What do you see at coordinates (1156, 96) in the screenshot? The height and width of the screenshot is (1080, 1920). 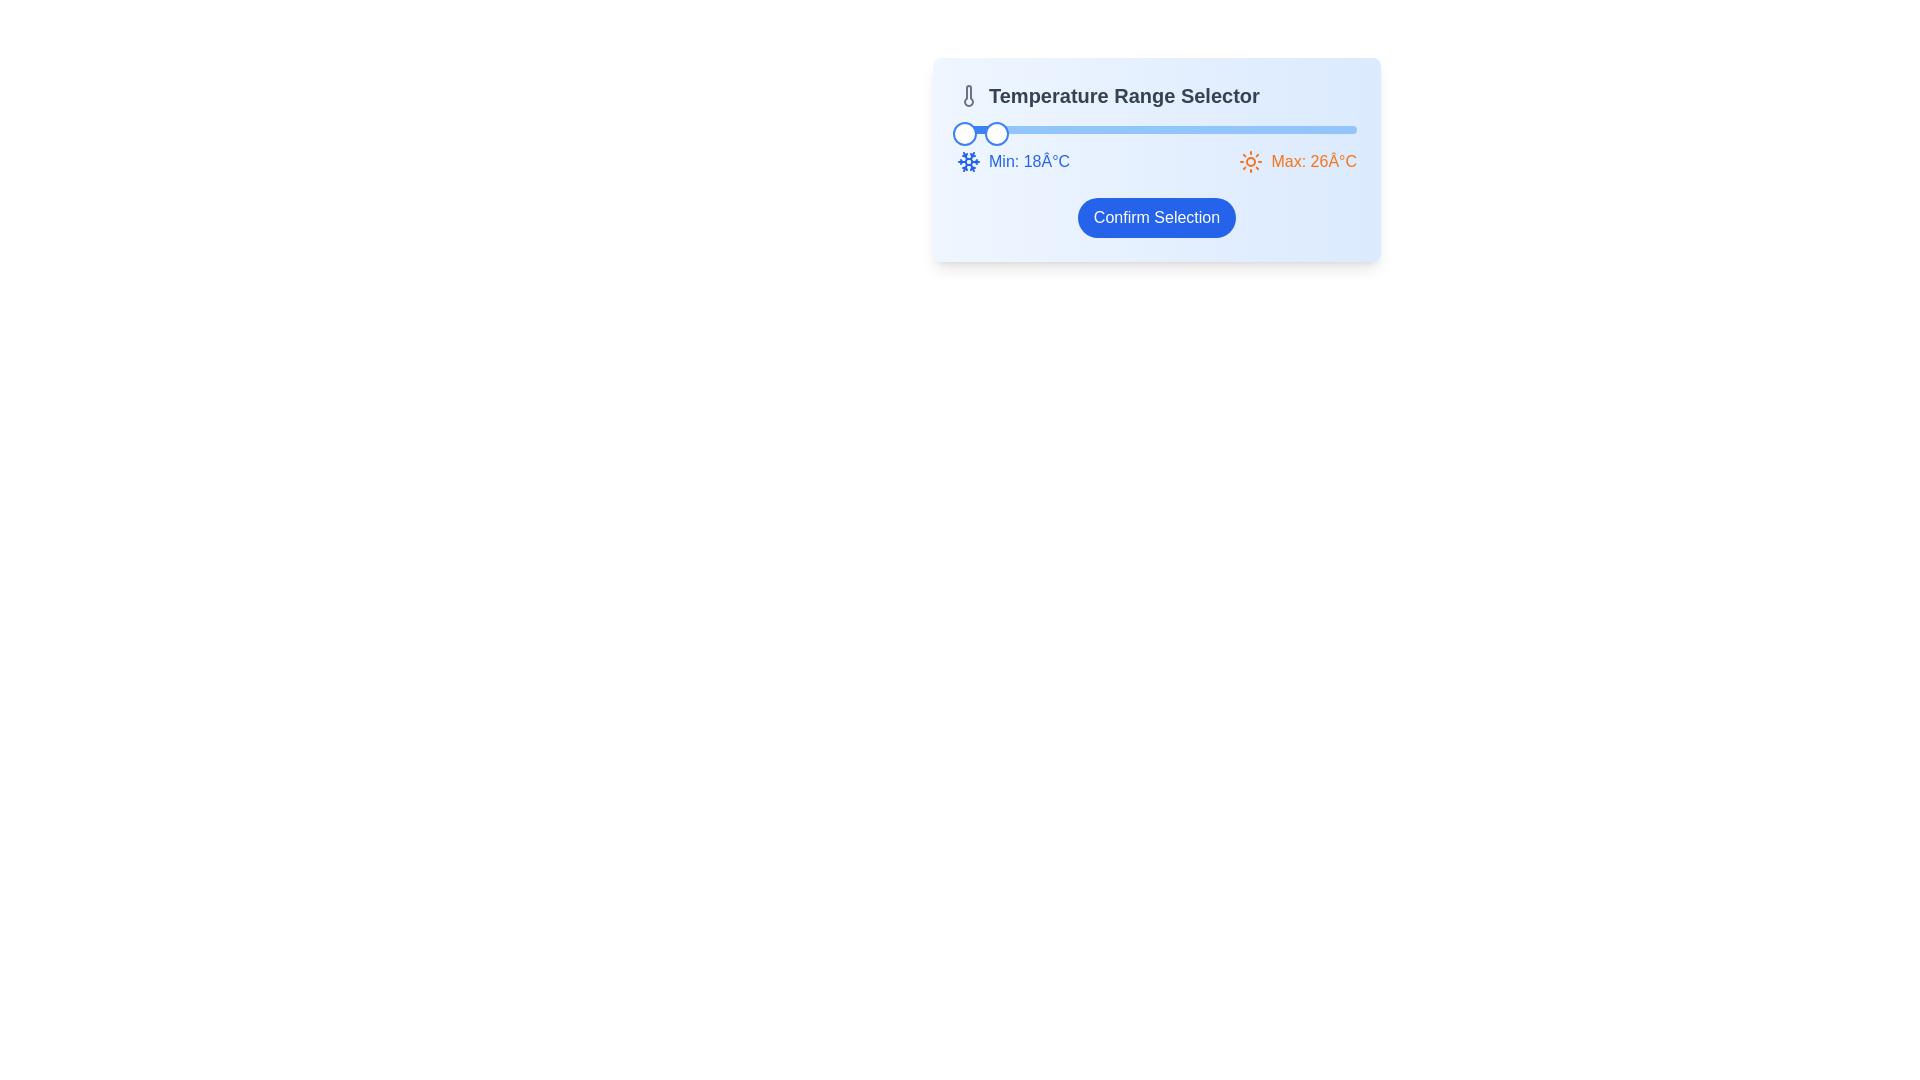 I see `the 'Temperature Range Selector' text label with thermometer icon for accessibility navigation` at bounding box center [1156, 96].